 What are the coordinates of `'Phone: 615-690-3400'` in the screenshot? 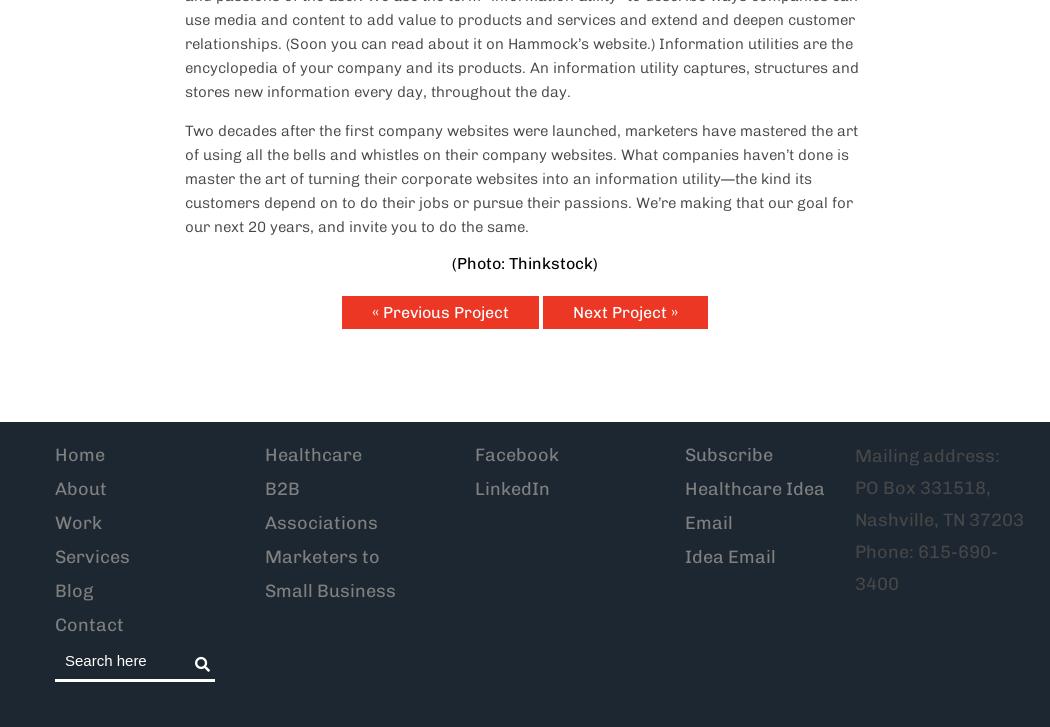 It's located at (926, 567).